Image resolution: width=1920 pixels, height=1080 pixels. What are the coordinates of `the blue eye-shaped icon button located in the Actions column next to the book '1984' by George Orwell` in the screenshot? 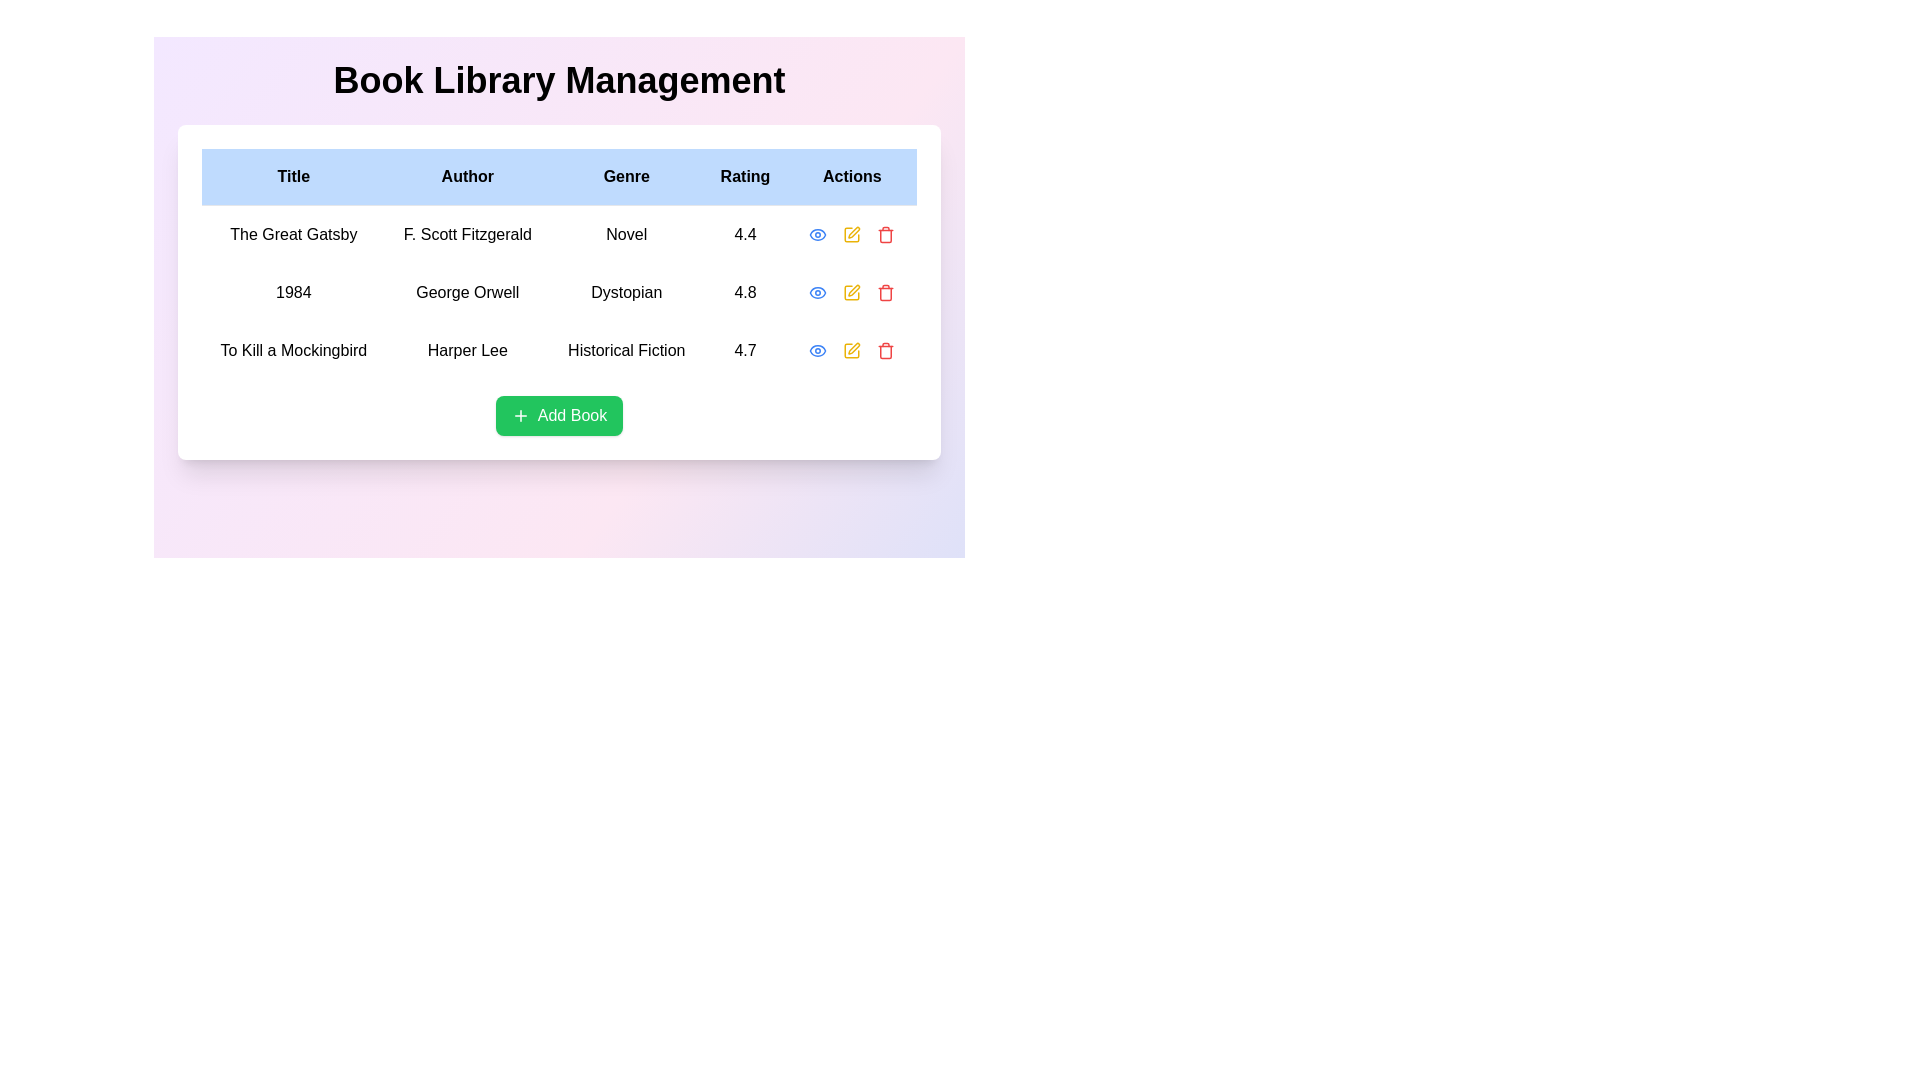 It's located at (818, 293).